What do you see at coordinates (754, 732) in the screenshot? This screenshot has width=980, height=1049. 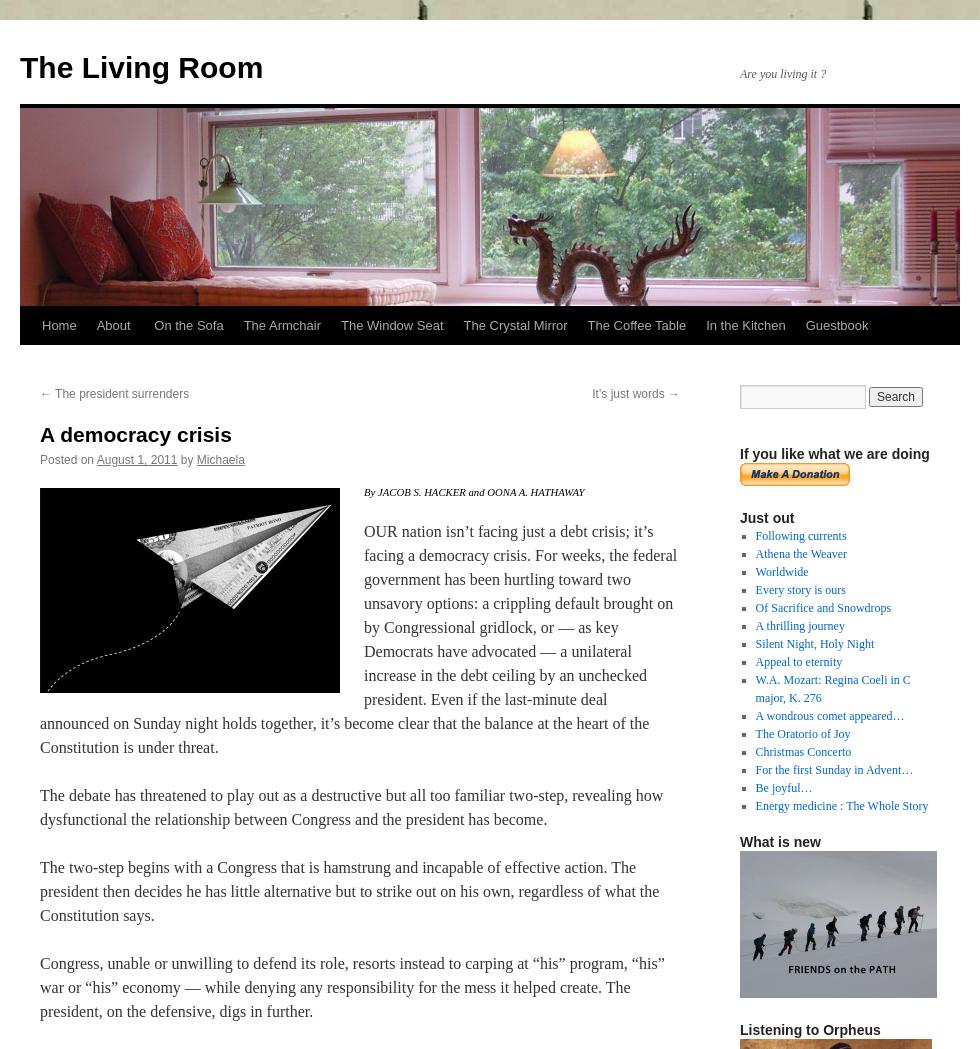 I see `'The Oratorio of Joy'` at bounding box center [754, 732].